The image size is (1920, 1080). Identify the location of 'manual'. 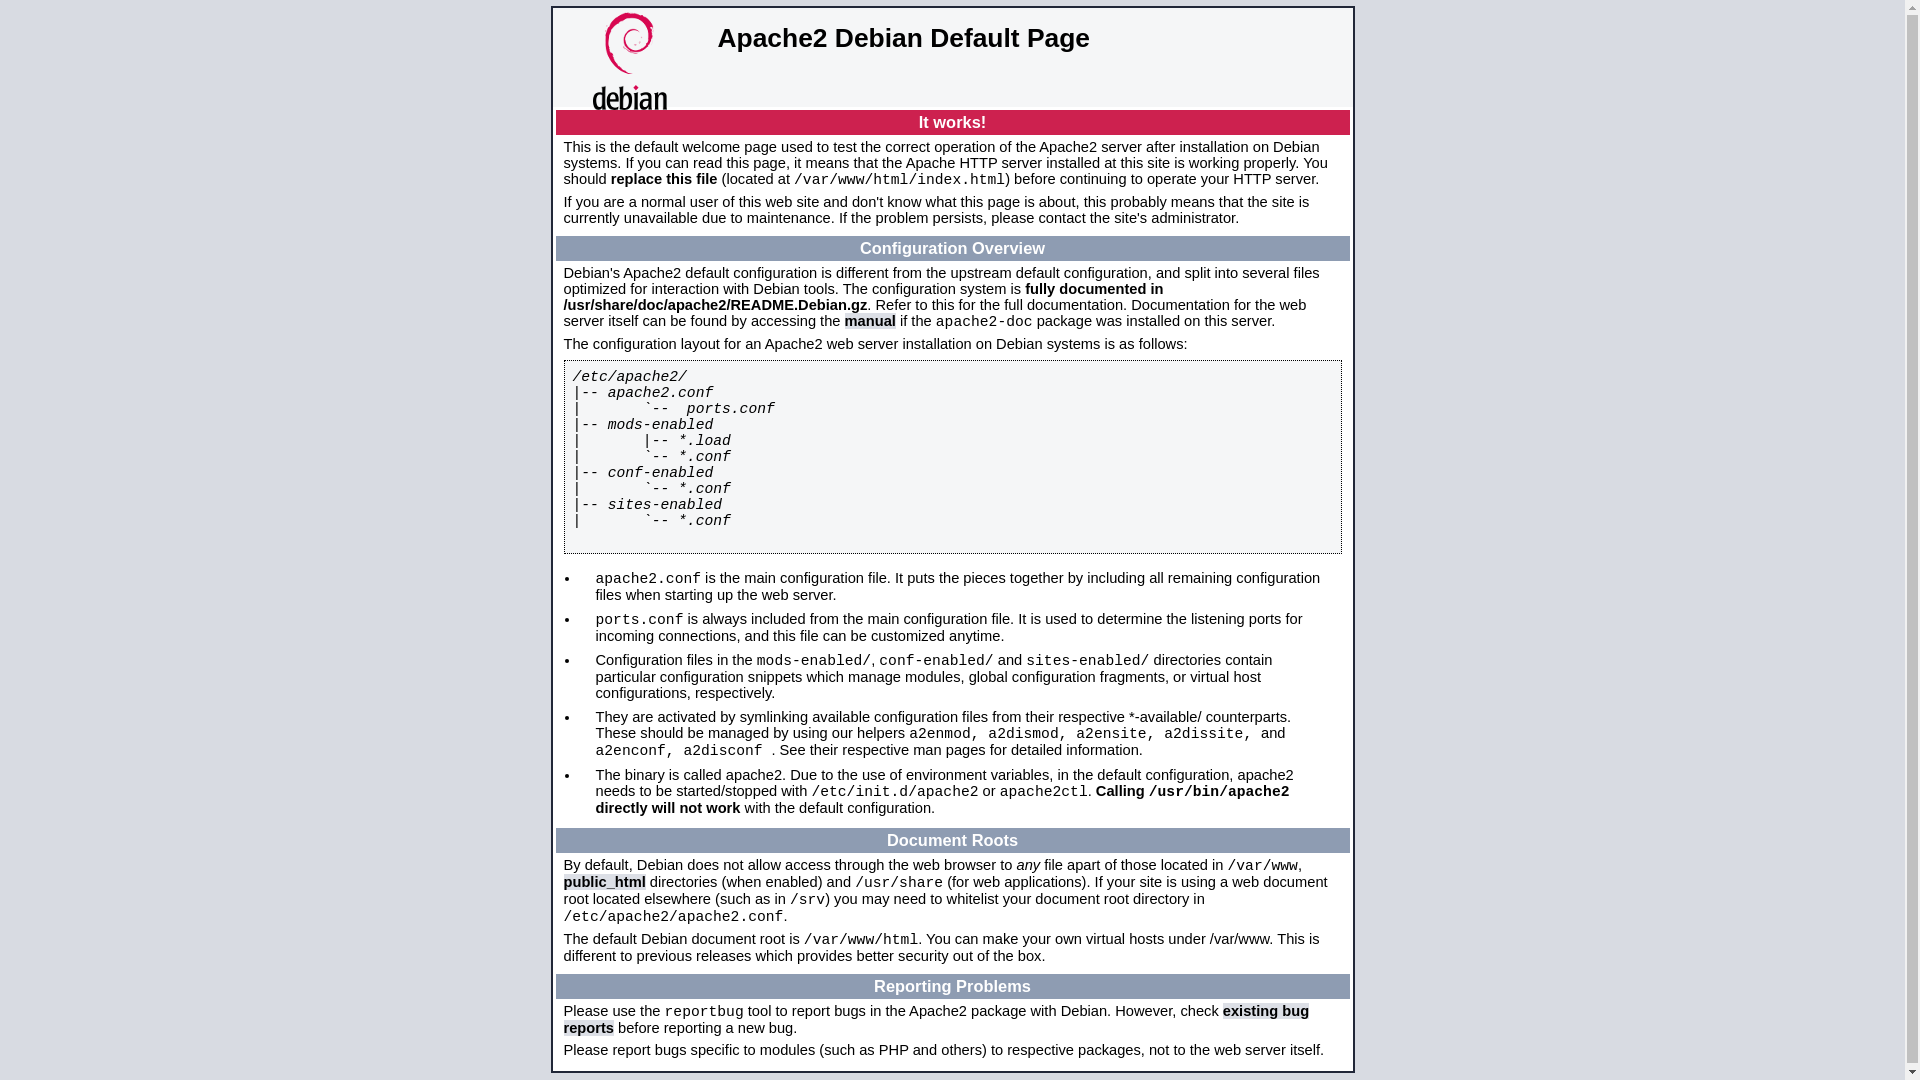
(870, 319).